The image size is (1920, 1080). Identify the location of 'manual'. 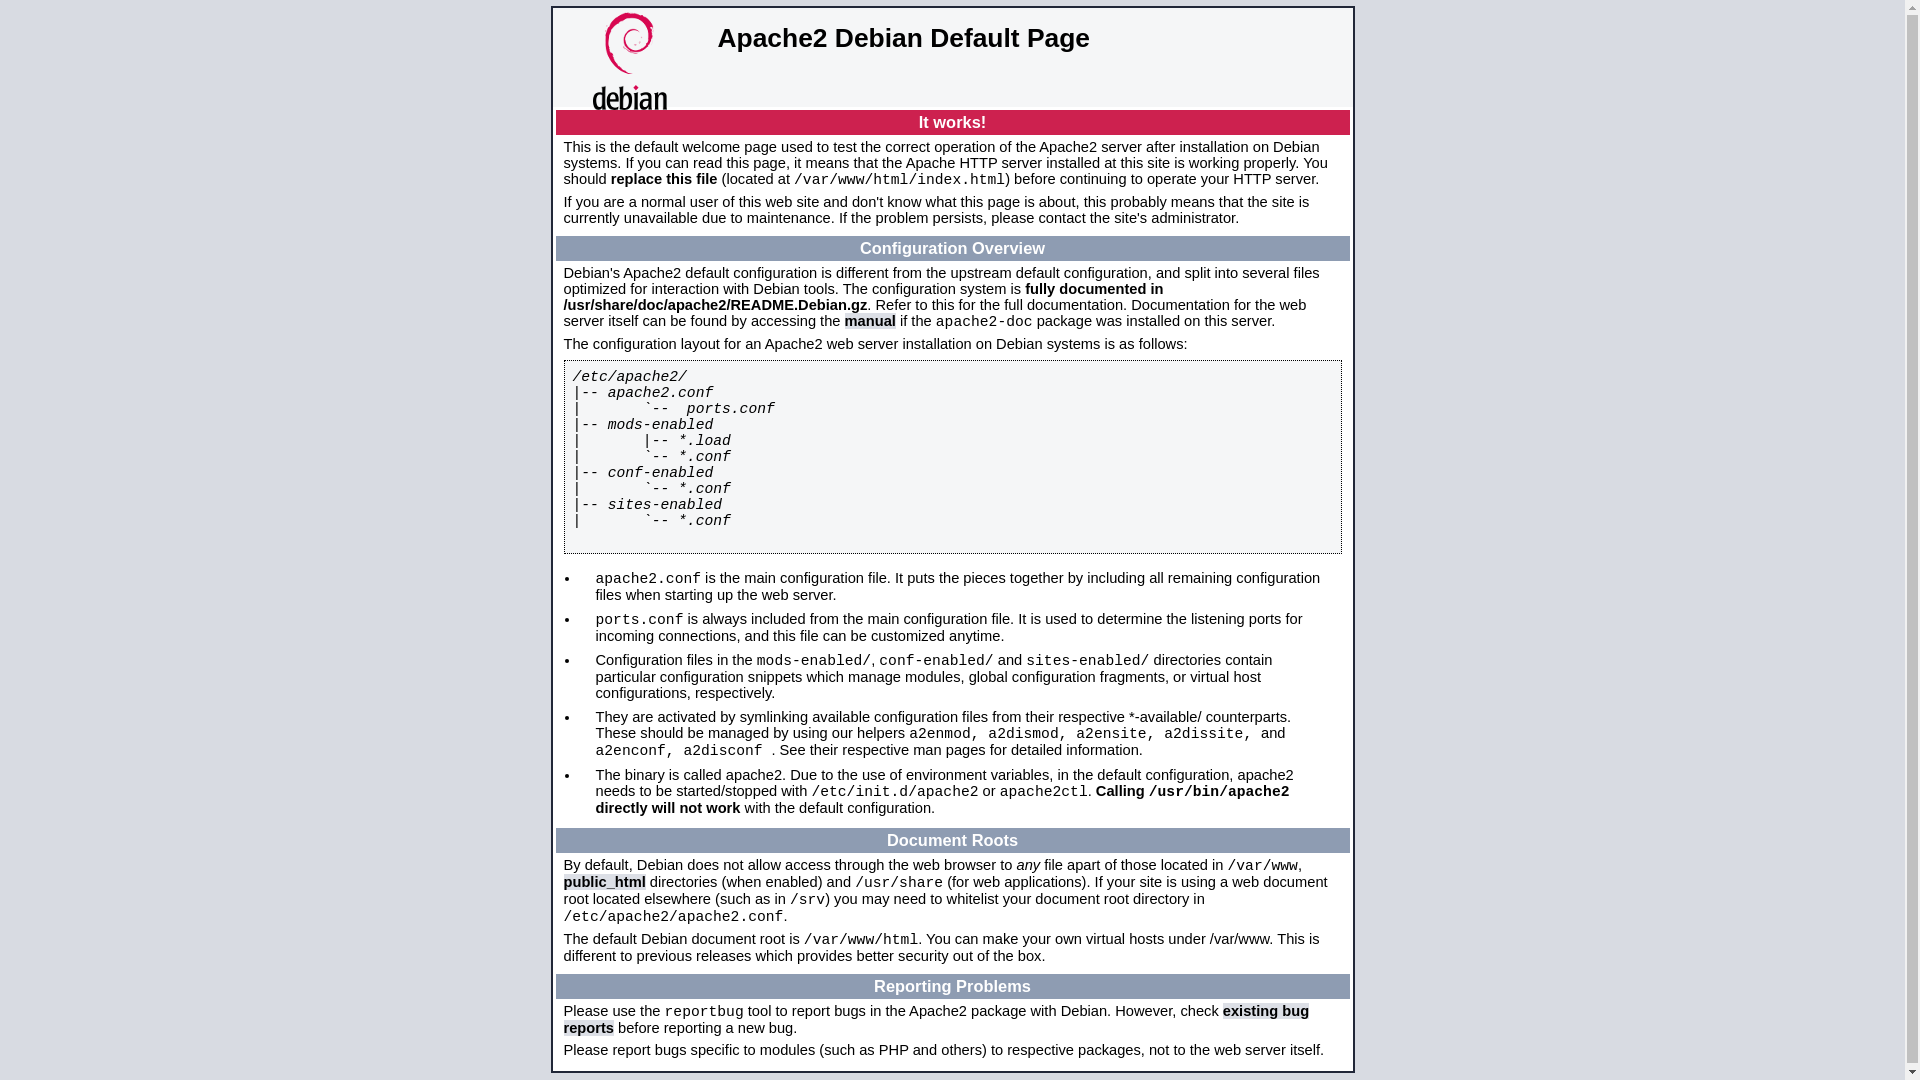
(870, 319).